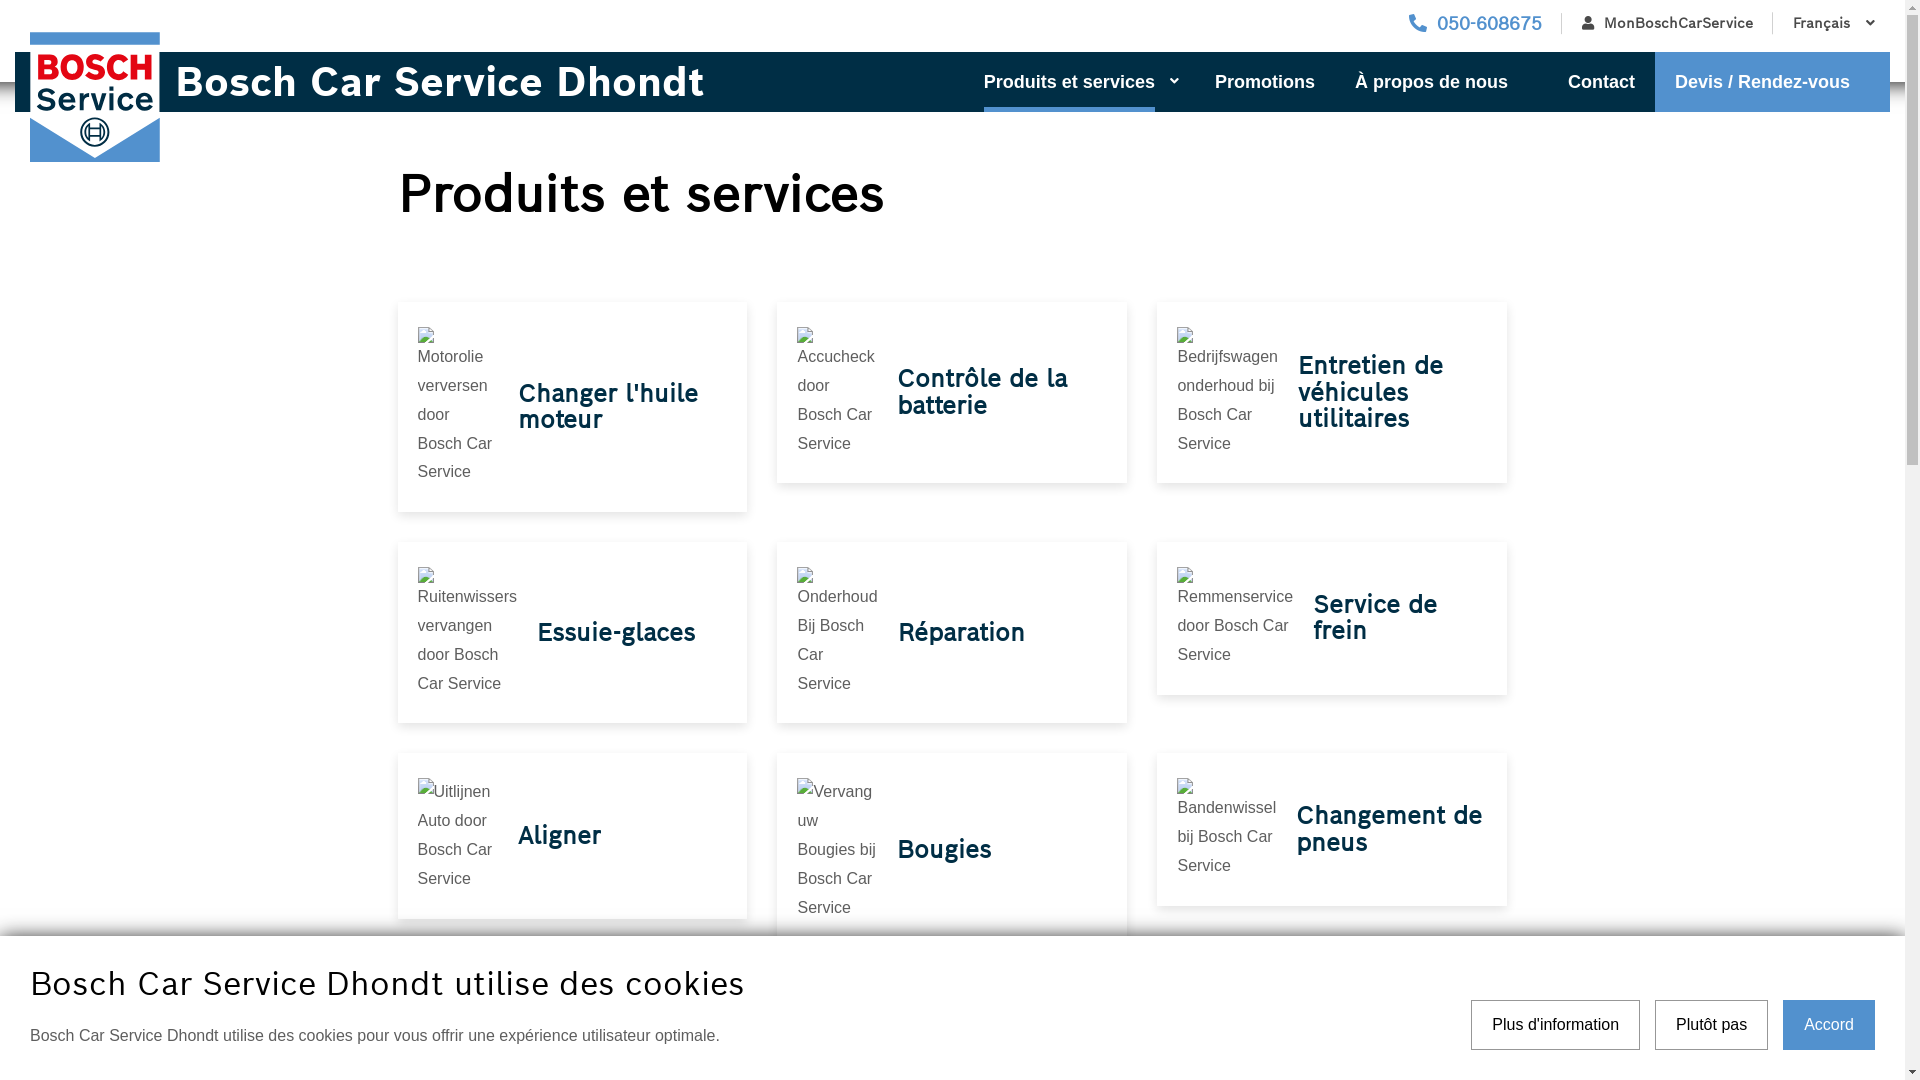 This screenshot has width=1920, height=1080. Describe the element at coordinates (431, 80) in the screenshot. I see `'Bosch Car Service Dhondt'` at that location.